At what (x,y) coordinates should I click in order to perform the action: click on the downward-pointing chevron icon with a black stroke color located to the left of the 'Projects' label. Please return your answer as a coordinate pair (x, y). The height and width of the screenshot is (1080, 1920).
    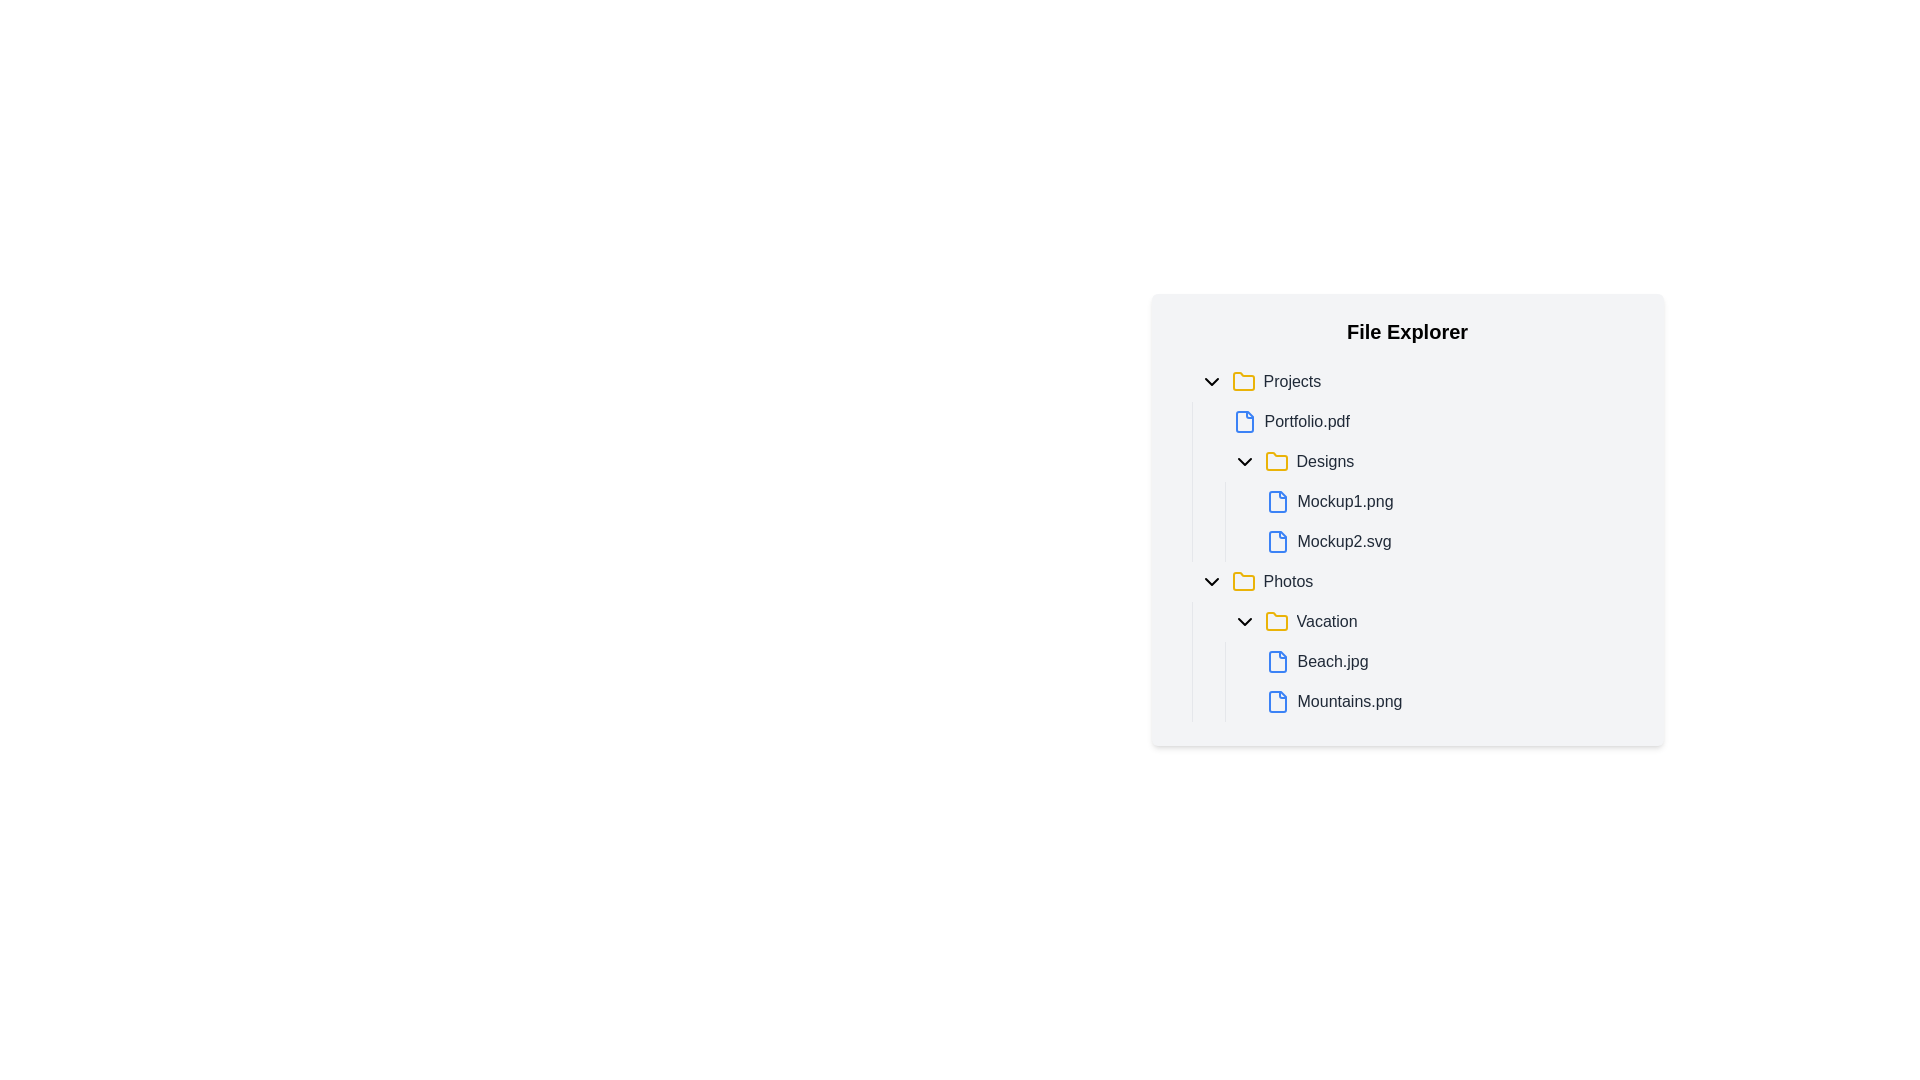
    Looking at the image, I should click on (1210, 381).